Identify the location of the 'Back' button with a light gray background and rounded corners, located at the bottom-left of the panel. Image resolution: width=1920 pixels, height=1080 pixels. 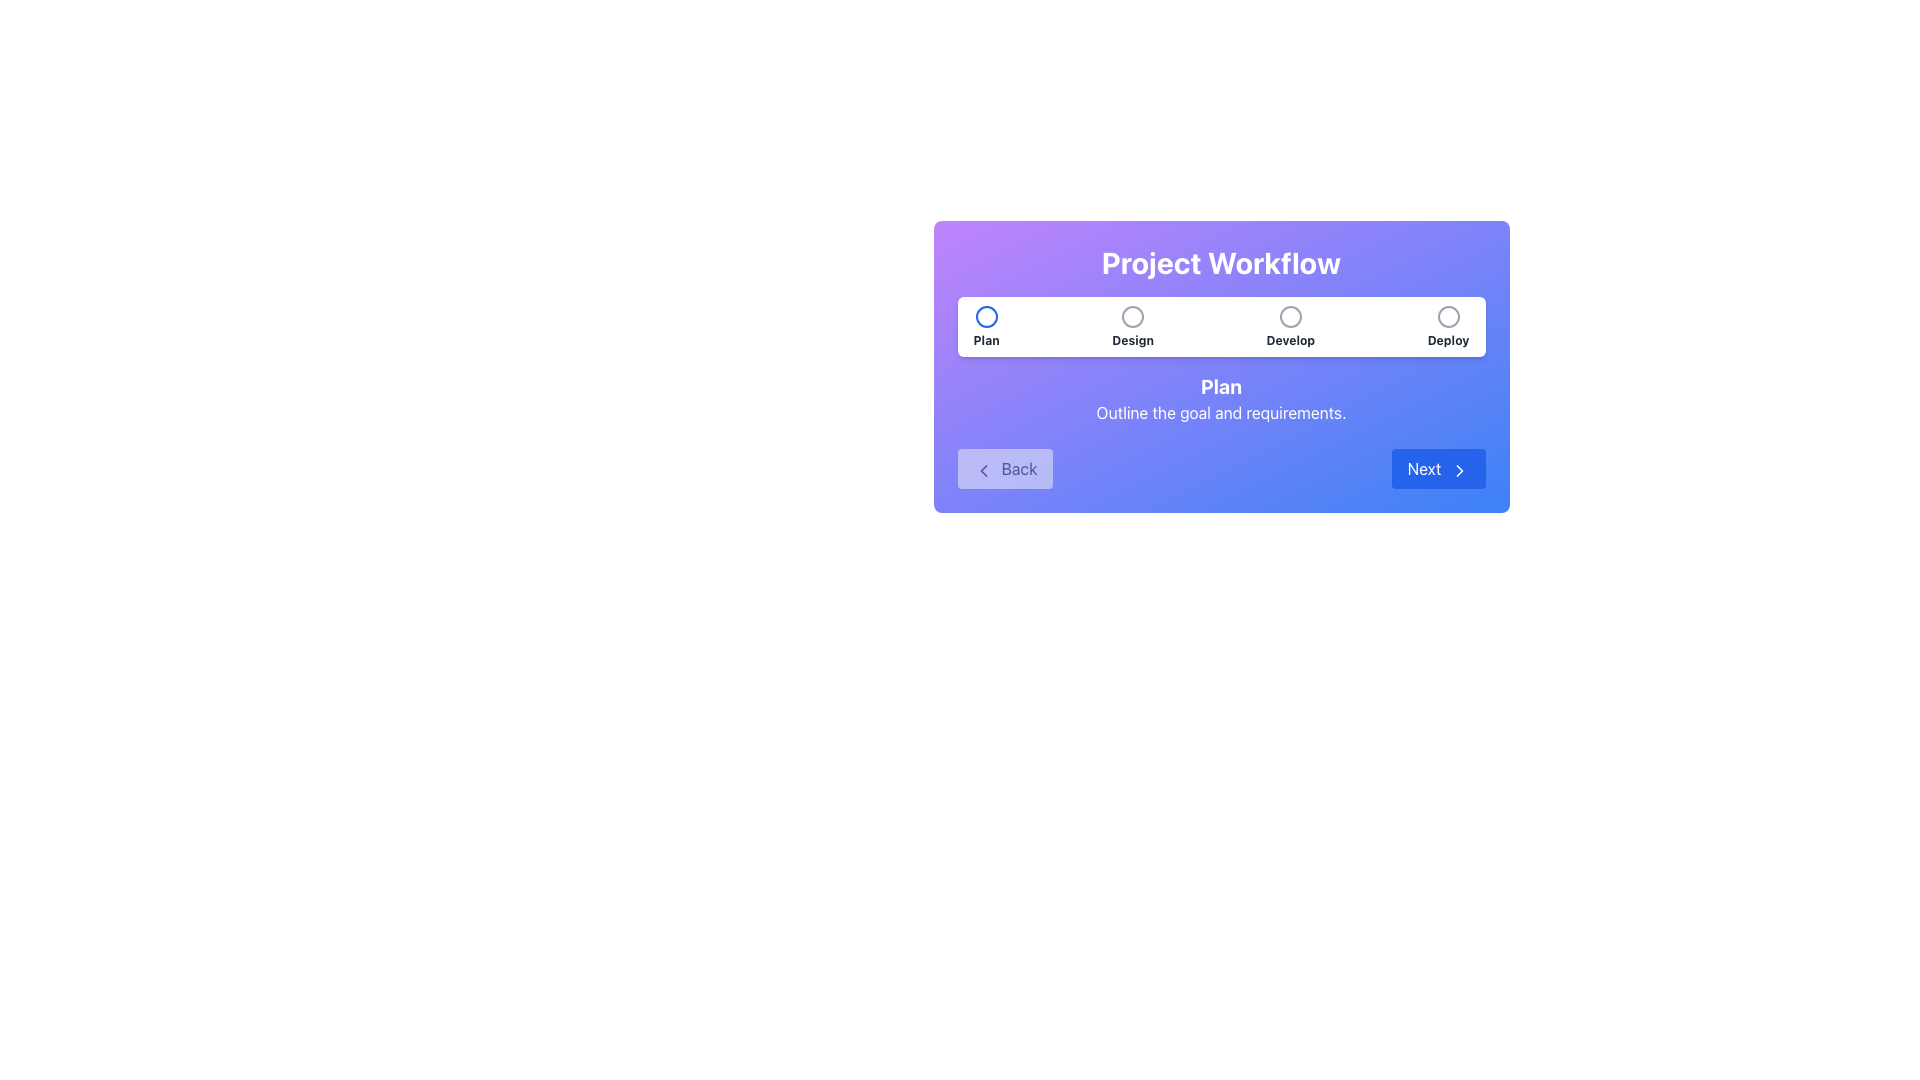
(1005, 469).